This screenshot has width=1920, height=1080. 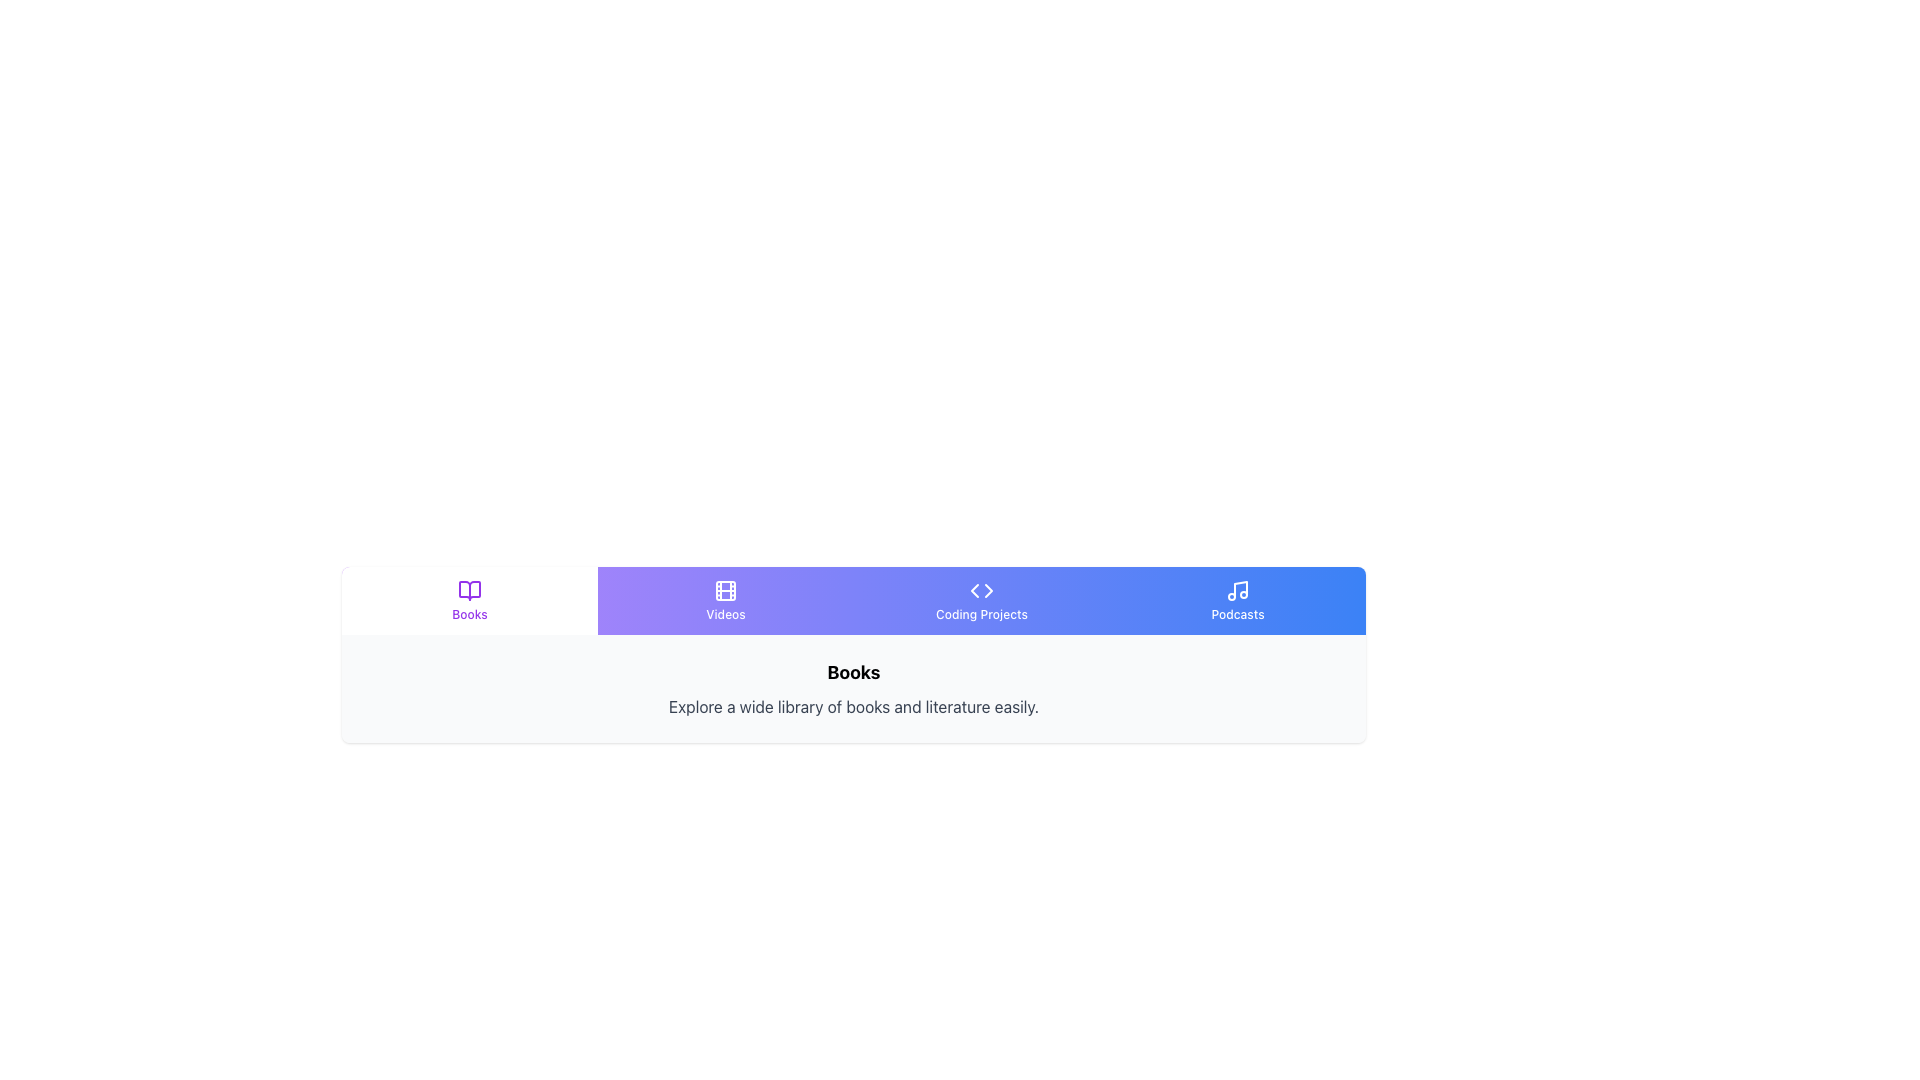 What do you see at coordinates (724, 613) in the screenshot?
I see `the 'Videos' text label, which is styled with a small font size and medium weight, located below a film roll icon in a navigation bar` at bounding box center [724, 613].